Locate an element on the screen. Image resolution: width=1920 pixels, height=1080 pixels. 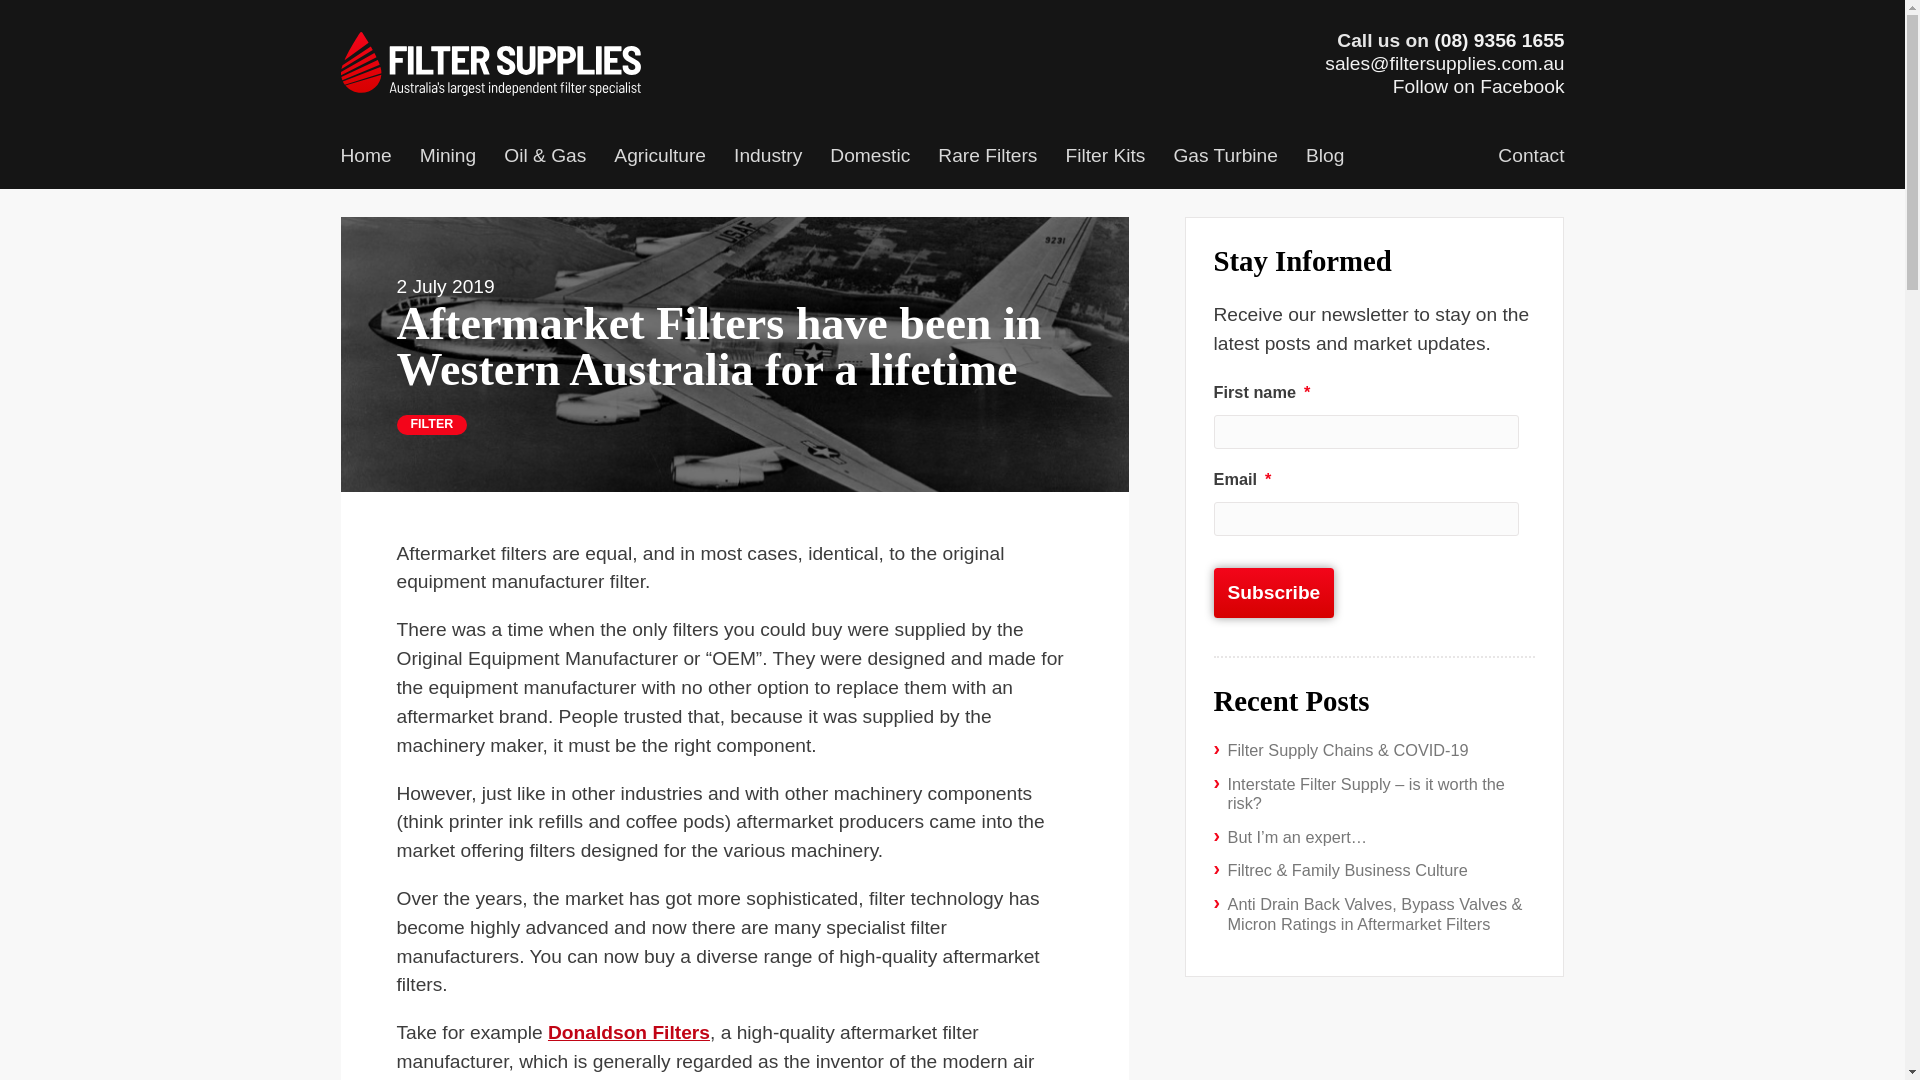
'Donaldson Filters' is located at coordinates (547, 1032).